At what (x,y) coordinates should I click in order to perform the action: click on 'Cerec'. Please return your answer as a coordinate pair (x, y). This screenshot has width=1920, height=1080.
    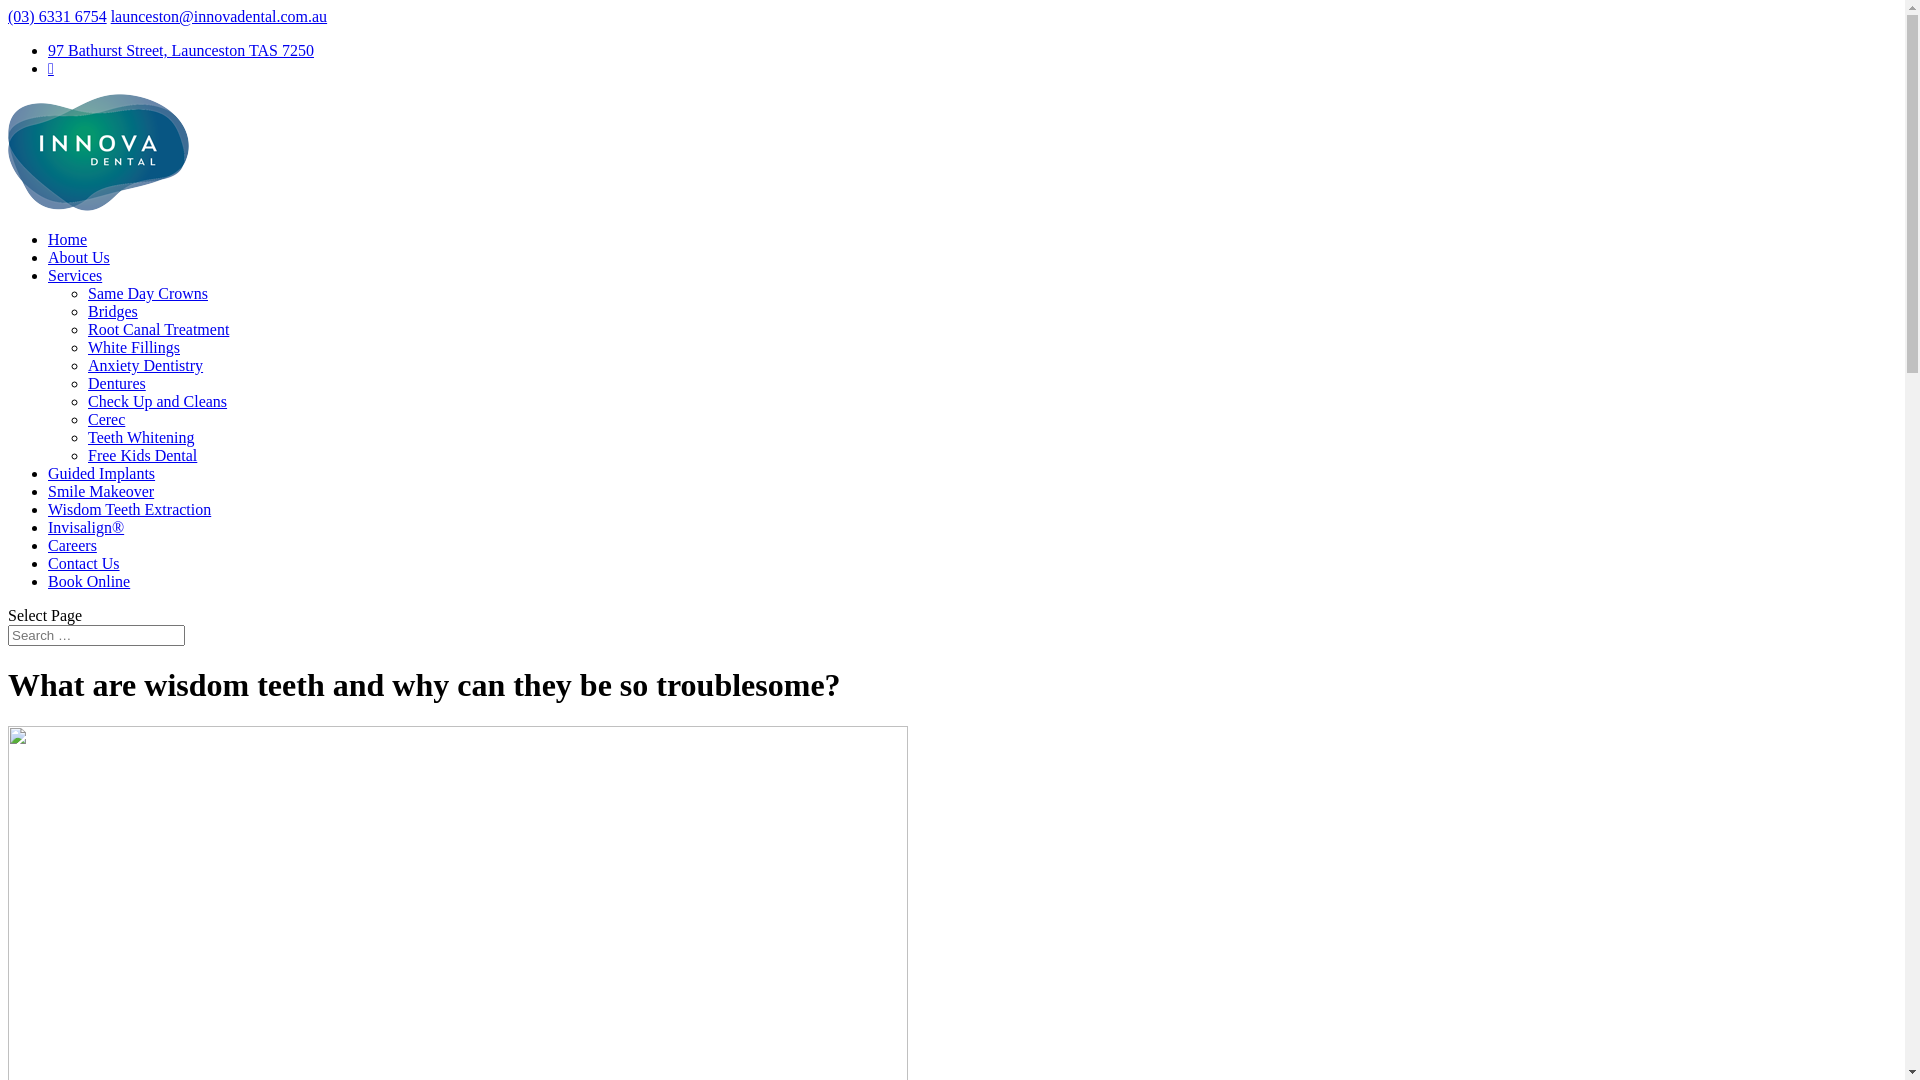
    Looking at the image, I should click on (86, 418).